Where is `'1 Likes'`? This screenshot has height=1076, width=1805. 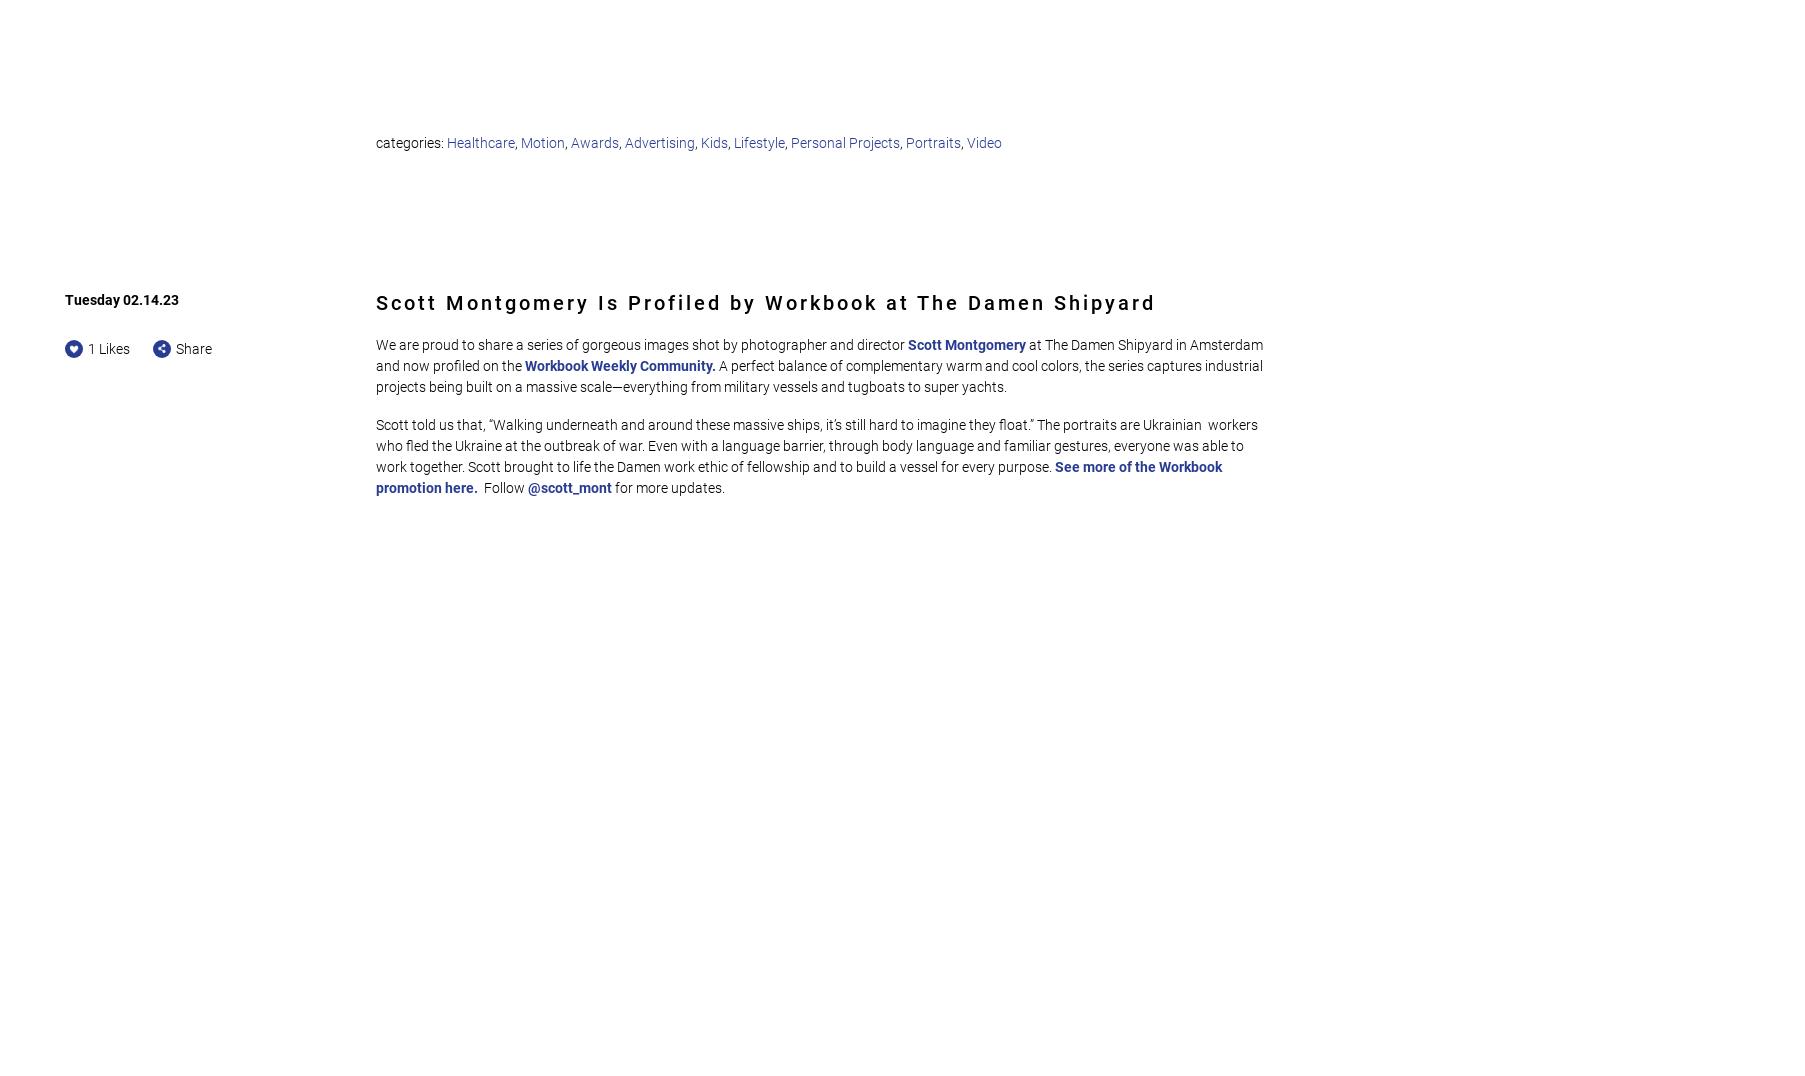
'1 Likes' is located at coordinates (109, 347).